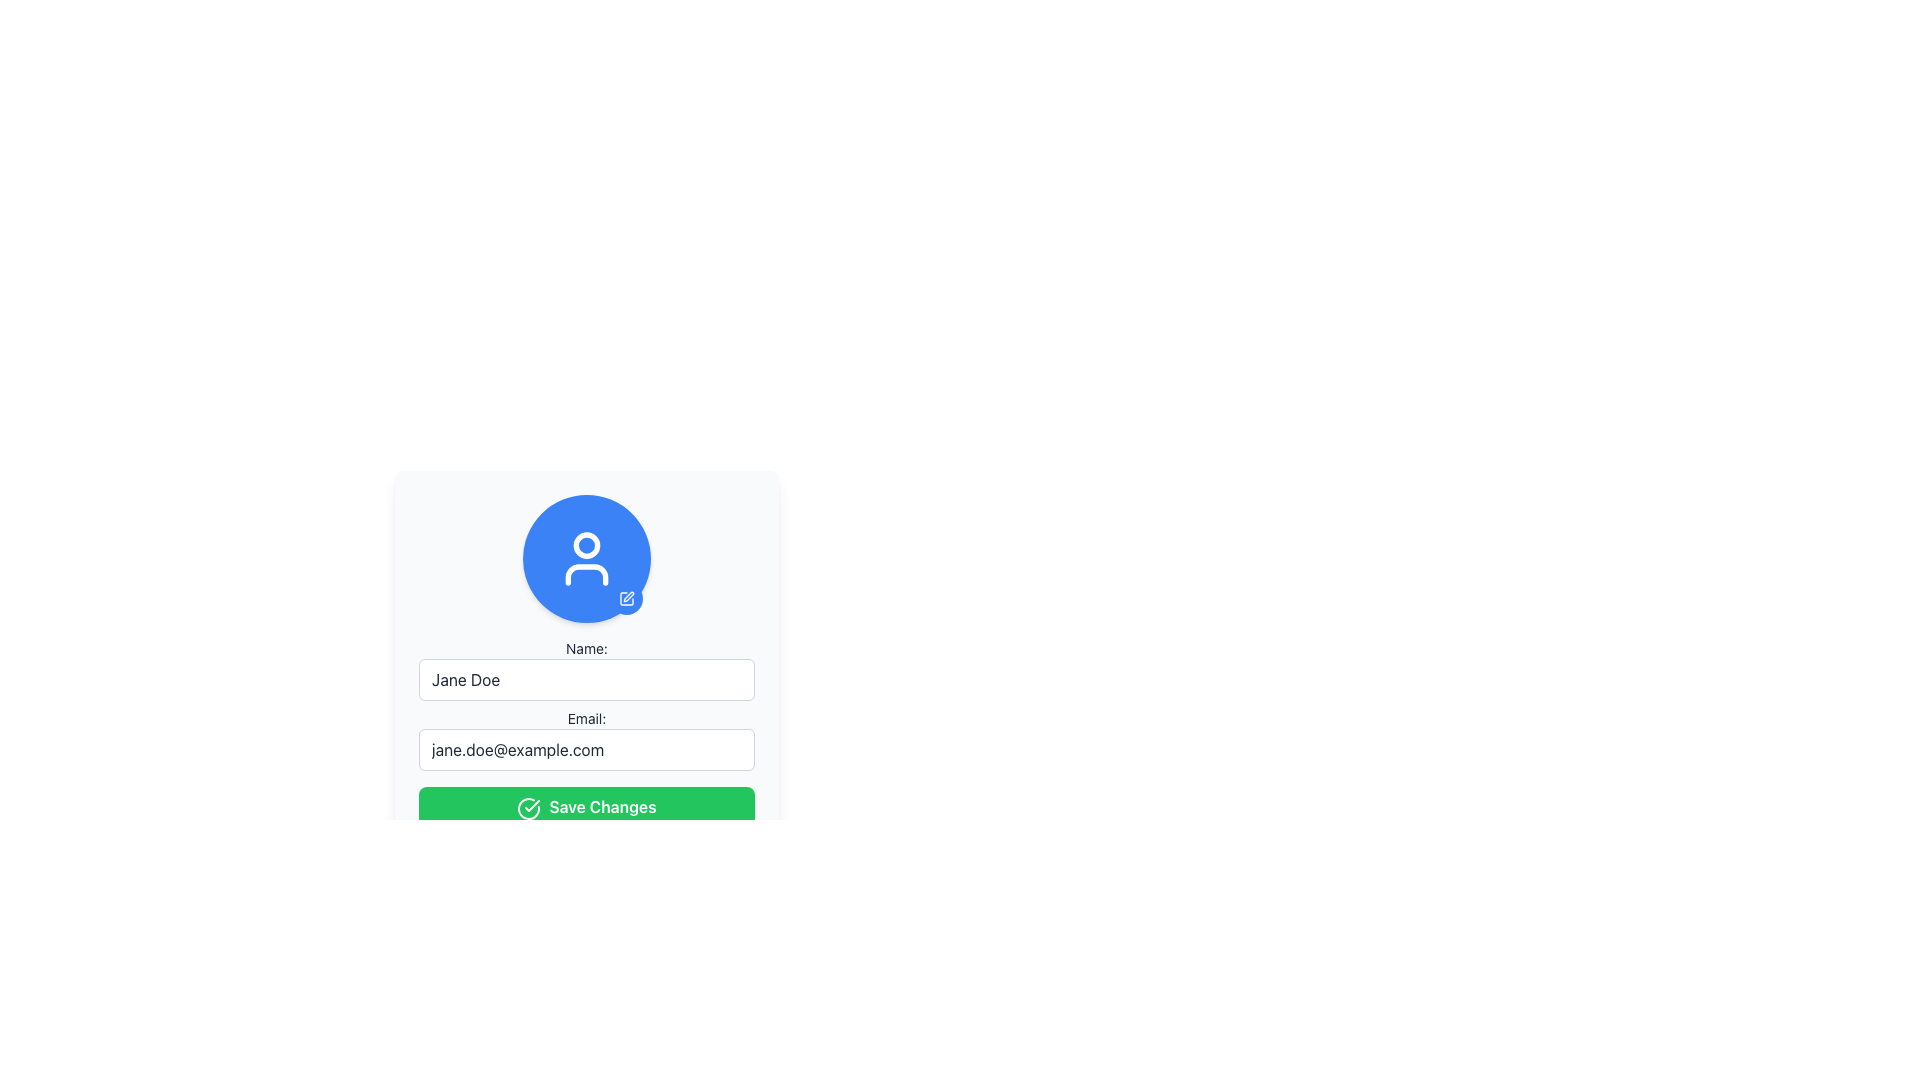 The width and height of the screenshot is (1920, 1080). Describe the element at coordinates (626, 597) in the screenshot. I see `the pen icon located slightly to the bottom right of the blue circular profile picture area to initiate an edit action` at that location.